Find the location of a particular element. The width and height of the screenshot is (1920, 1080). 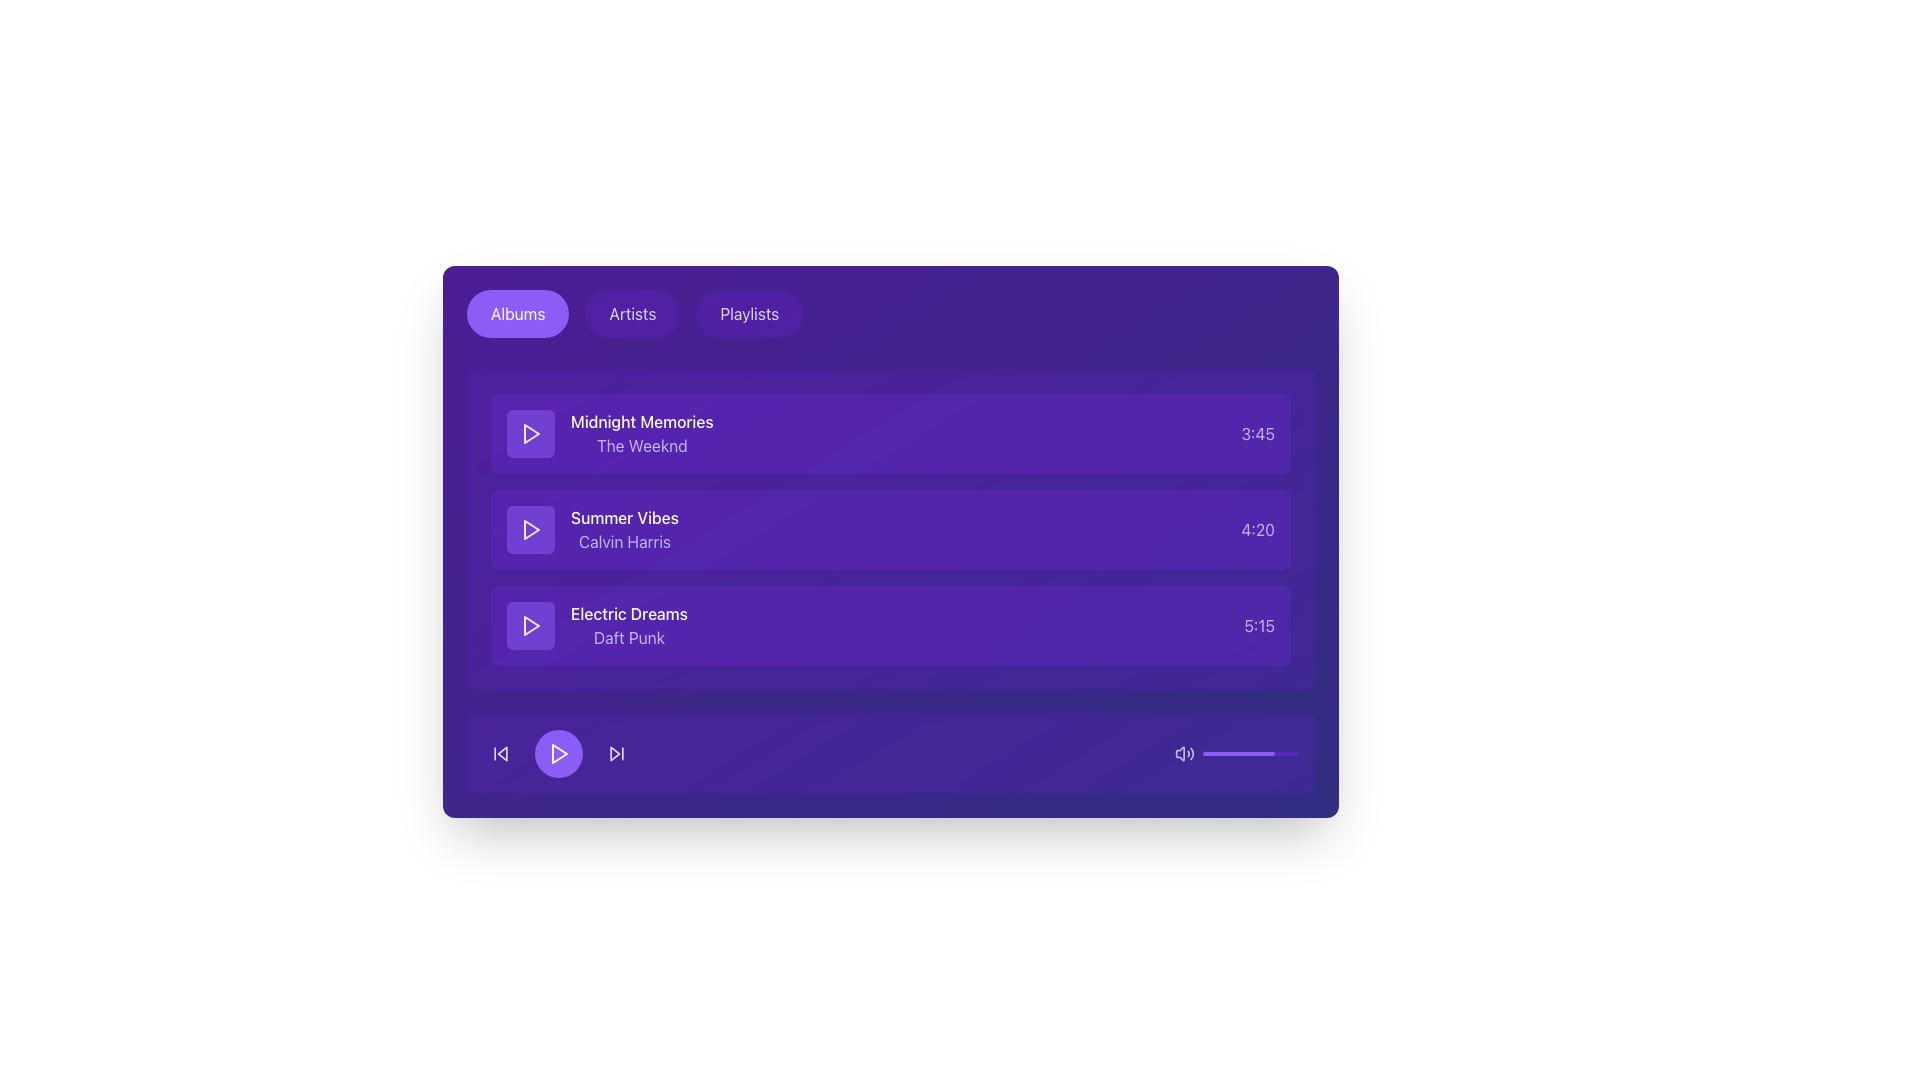

the third button in the top section of the interface to trigger hover effects, which is located to the right of the 'Albums' and 'Artists' buttons is located at coordinates (748, 313).